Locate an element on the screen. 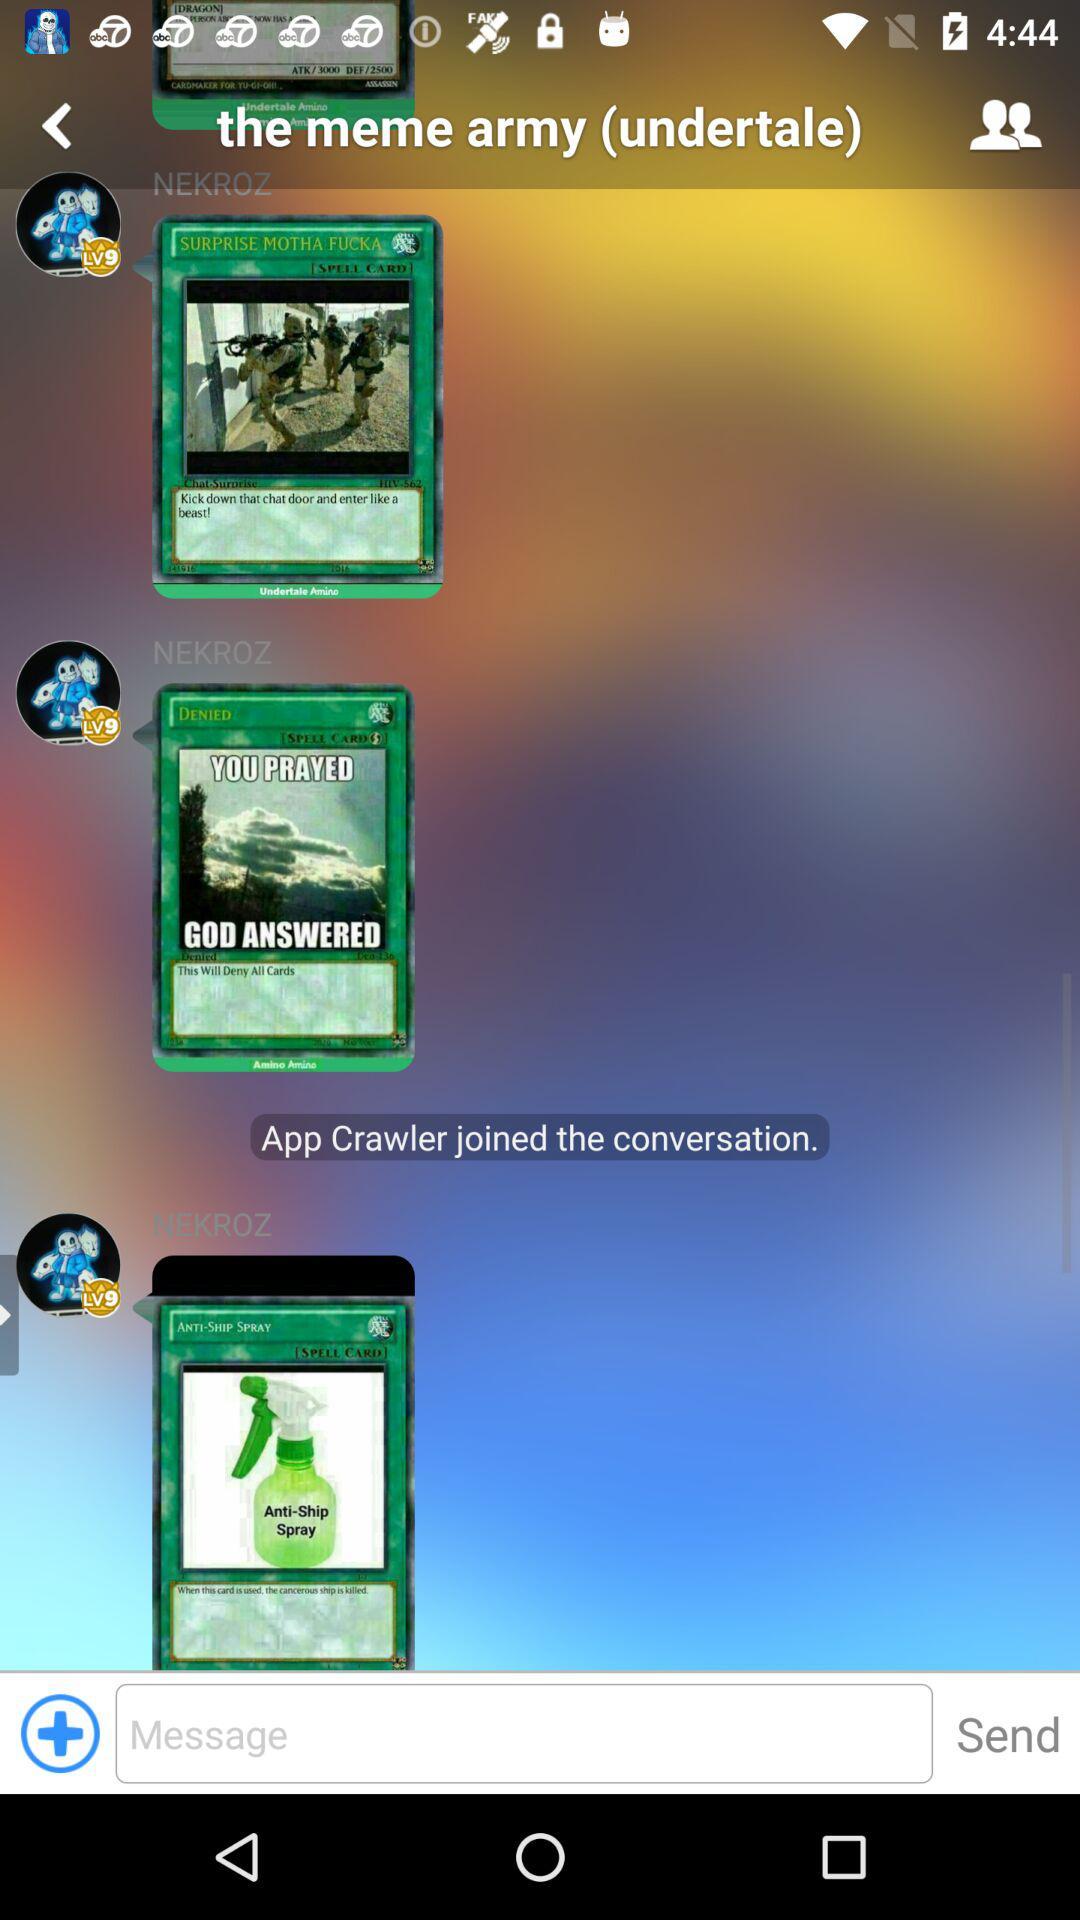 Image resolution: width=1080 pixels, height=1920 pixels. message page is located at coordinates (523, 1732).